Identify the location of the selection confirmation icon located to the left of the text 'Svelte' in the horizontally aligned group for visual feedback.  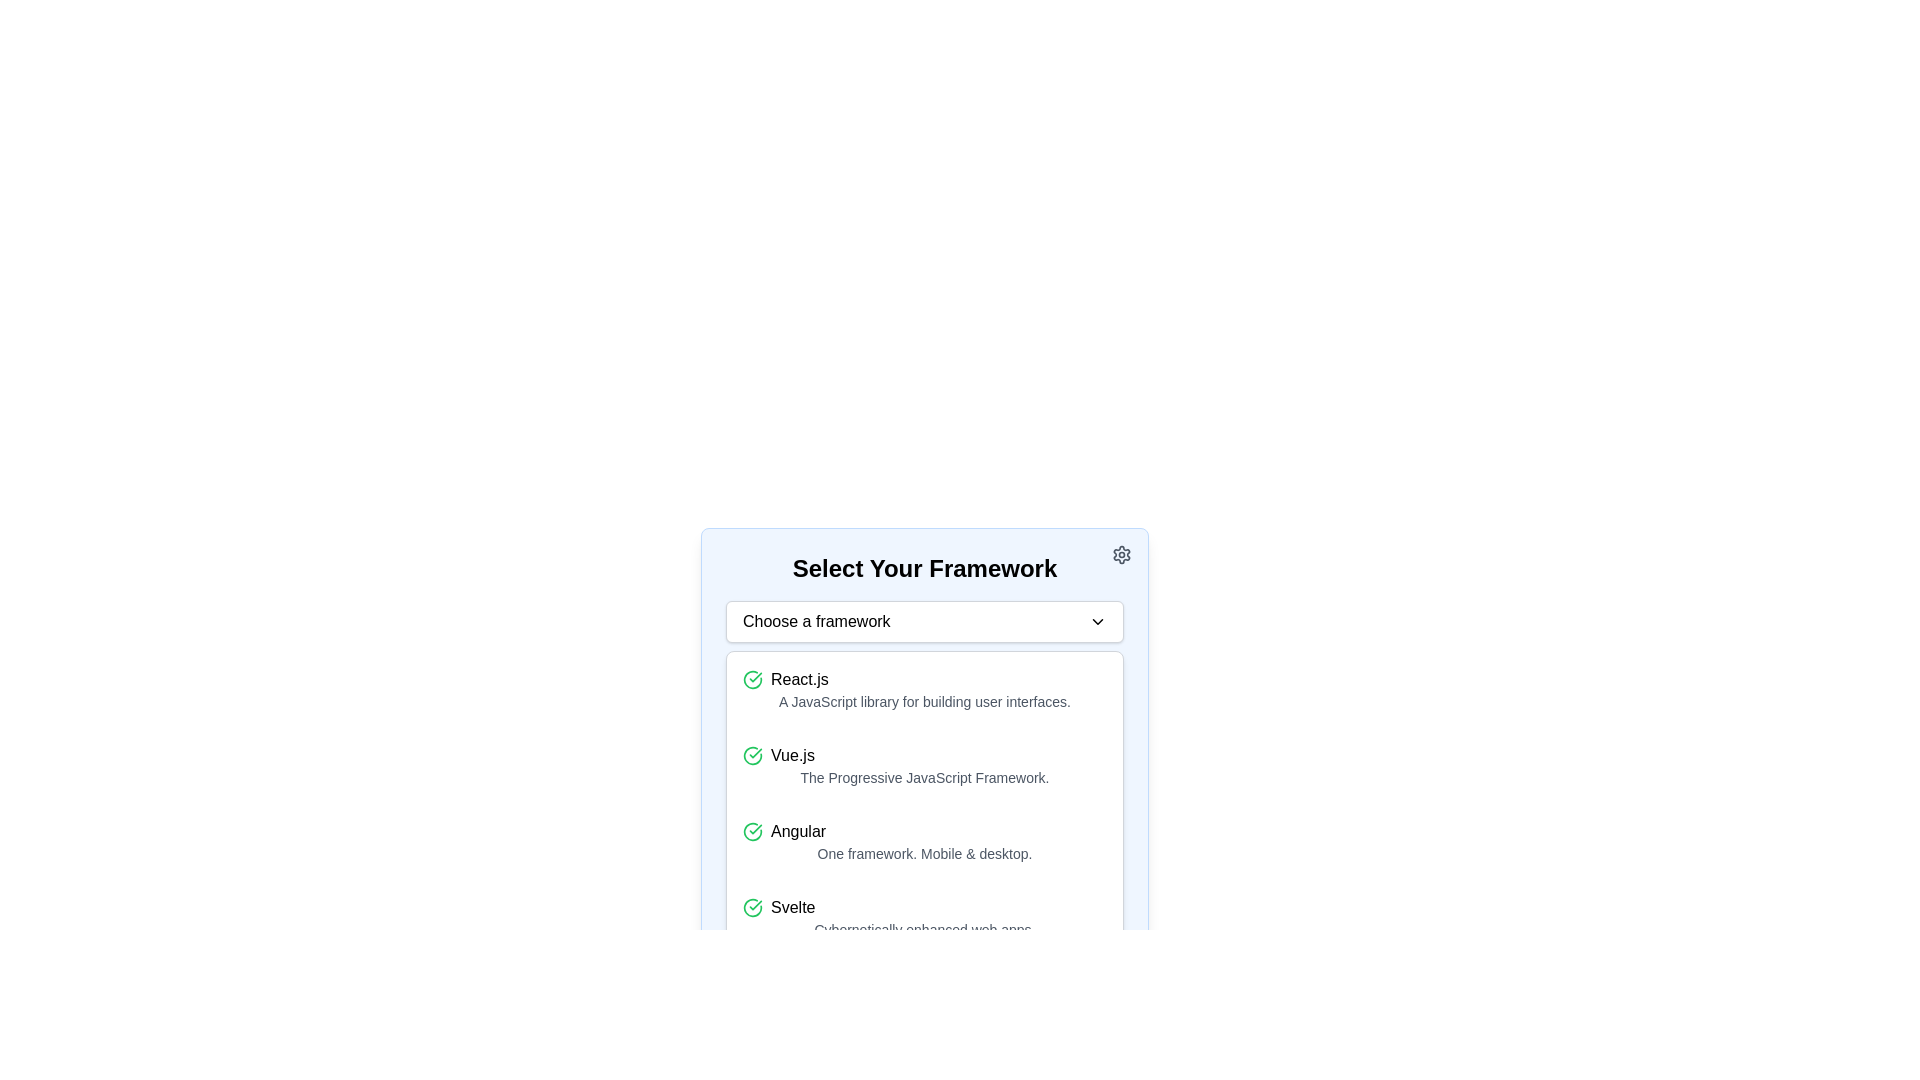
(752, 907).